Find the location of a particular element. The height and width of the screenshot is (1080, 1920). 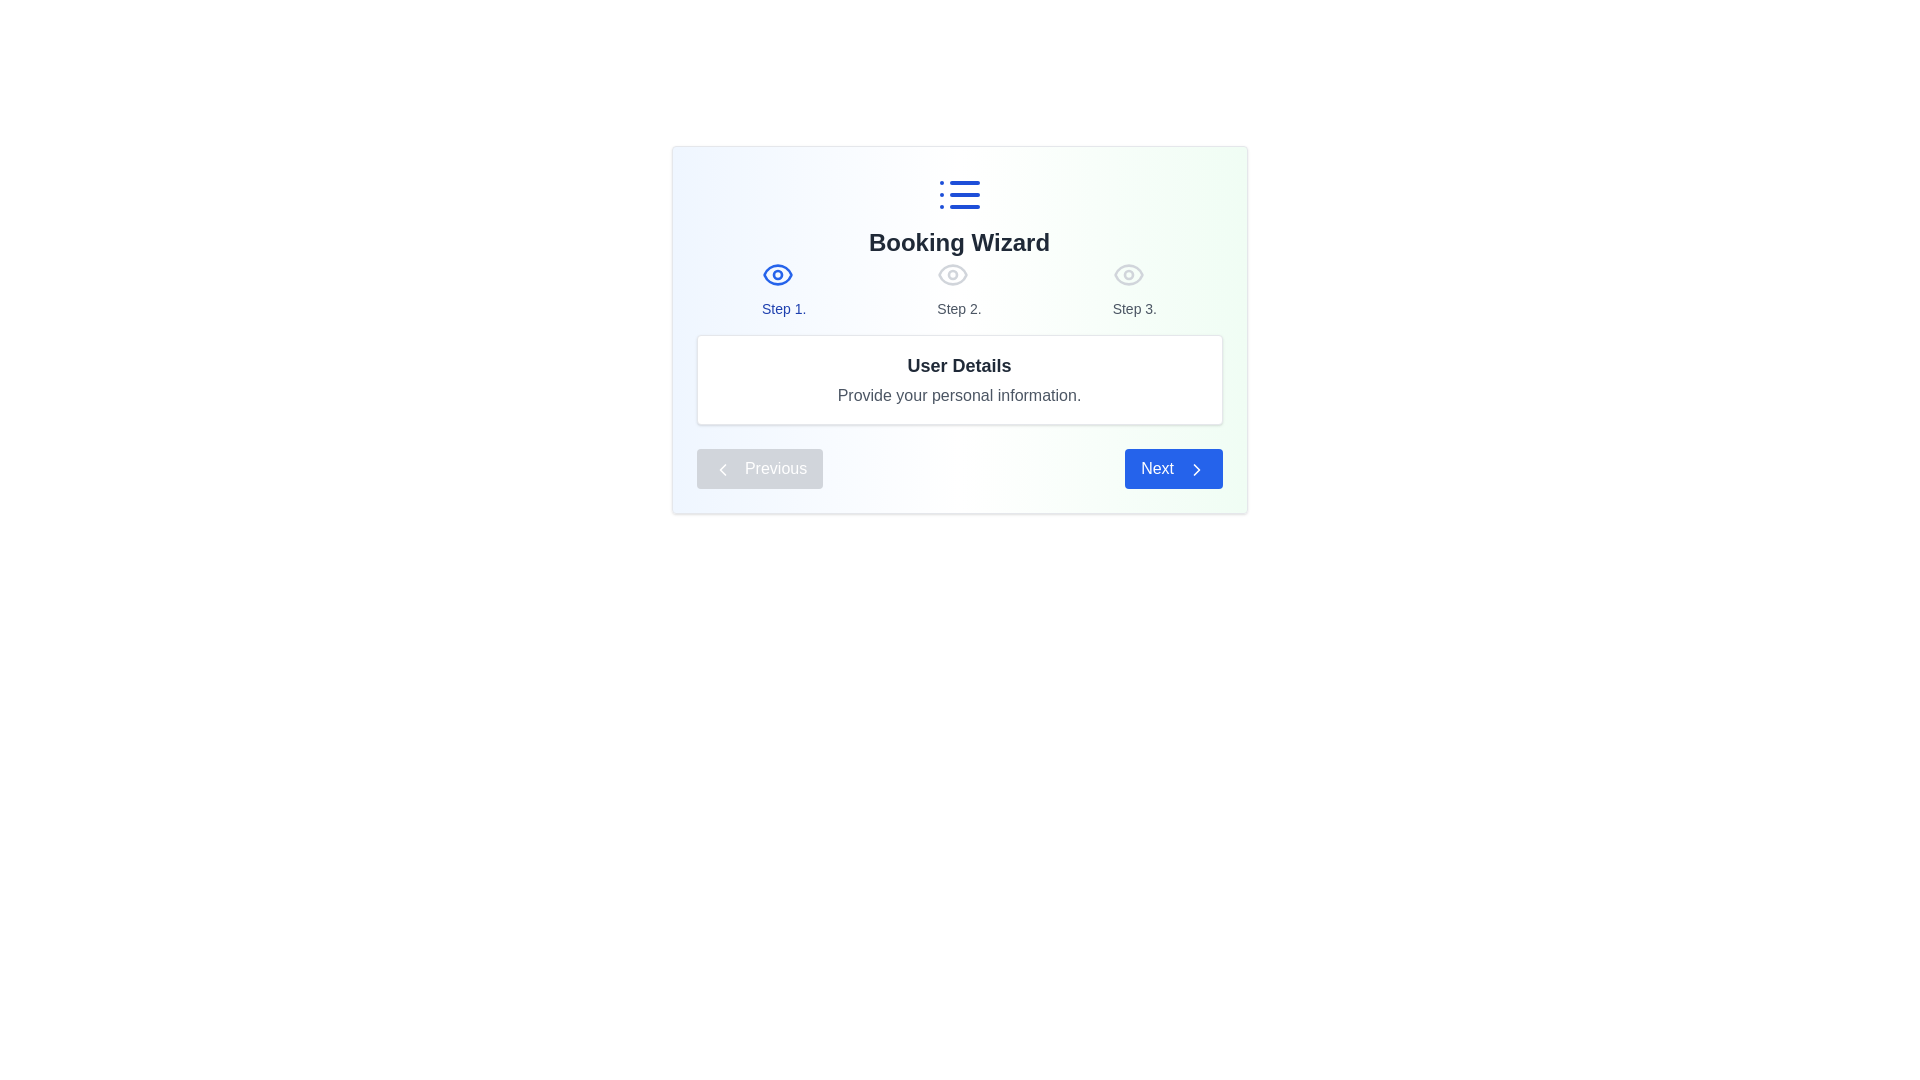

the blue eye icon located above the text 'Step 1' in the Booking Wizard layout is located at coordinates (783, 289).